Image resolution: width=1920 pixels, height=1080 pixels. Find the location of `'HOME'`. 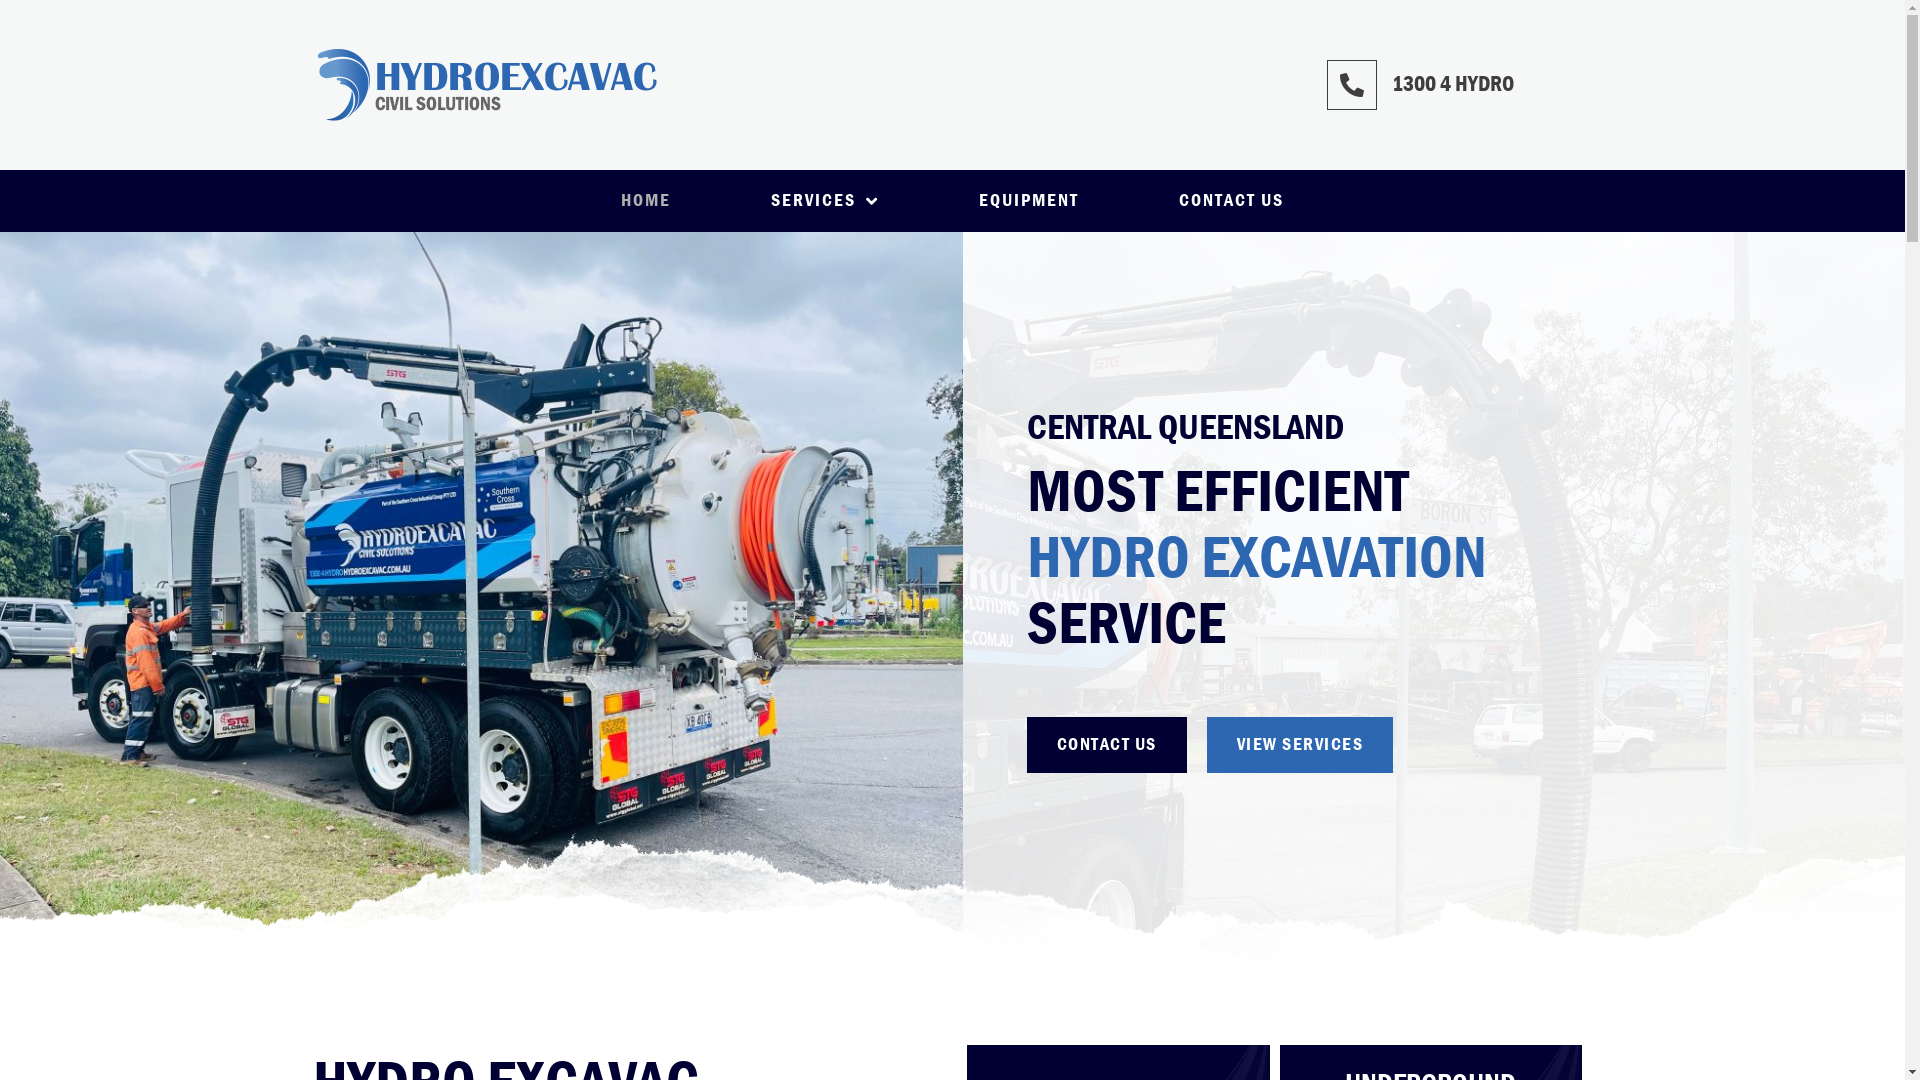

'HOME' is located at coordinates (646, 200).